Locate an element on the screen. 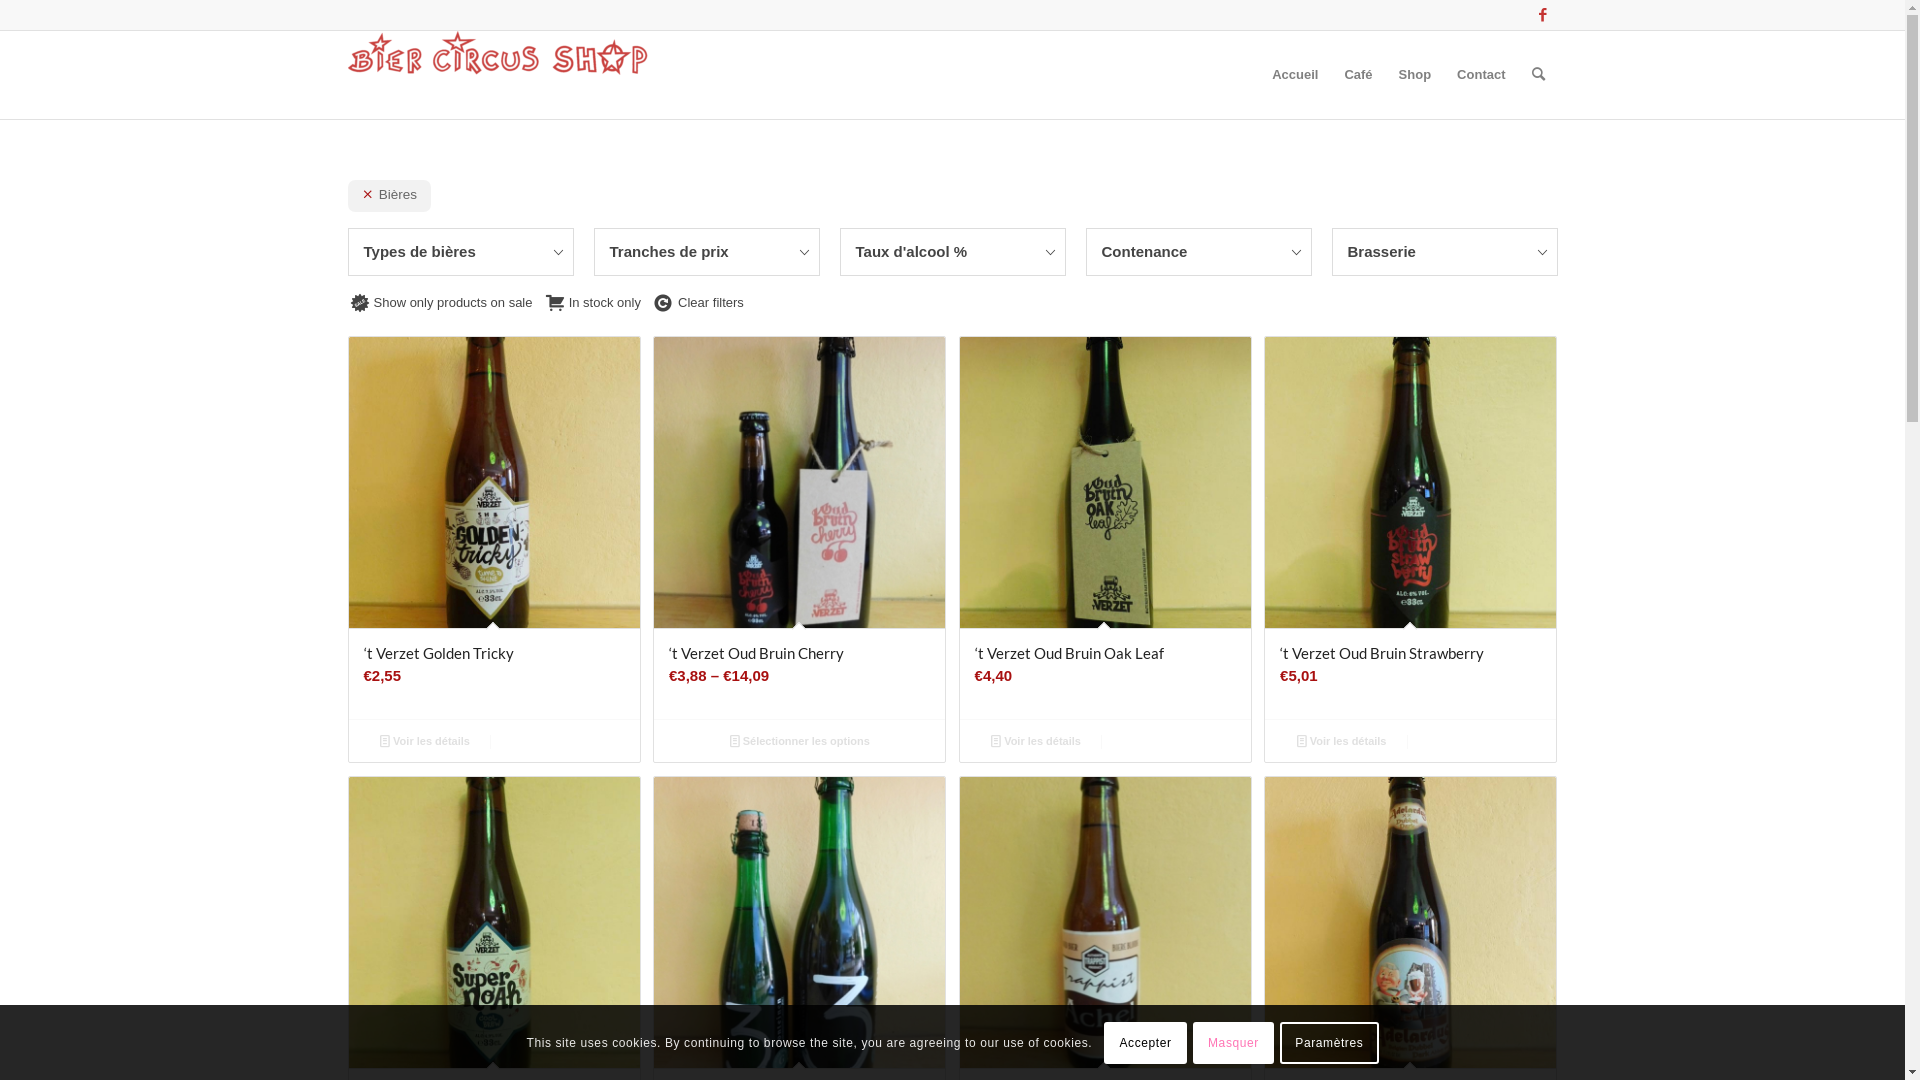 The height and width of the screenshot is (1080, 1920). 'Shop' is located at coordinates (1414, 73).